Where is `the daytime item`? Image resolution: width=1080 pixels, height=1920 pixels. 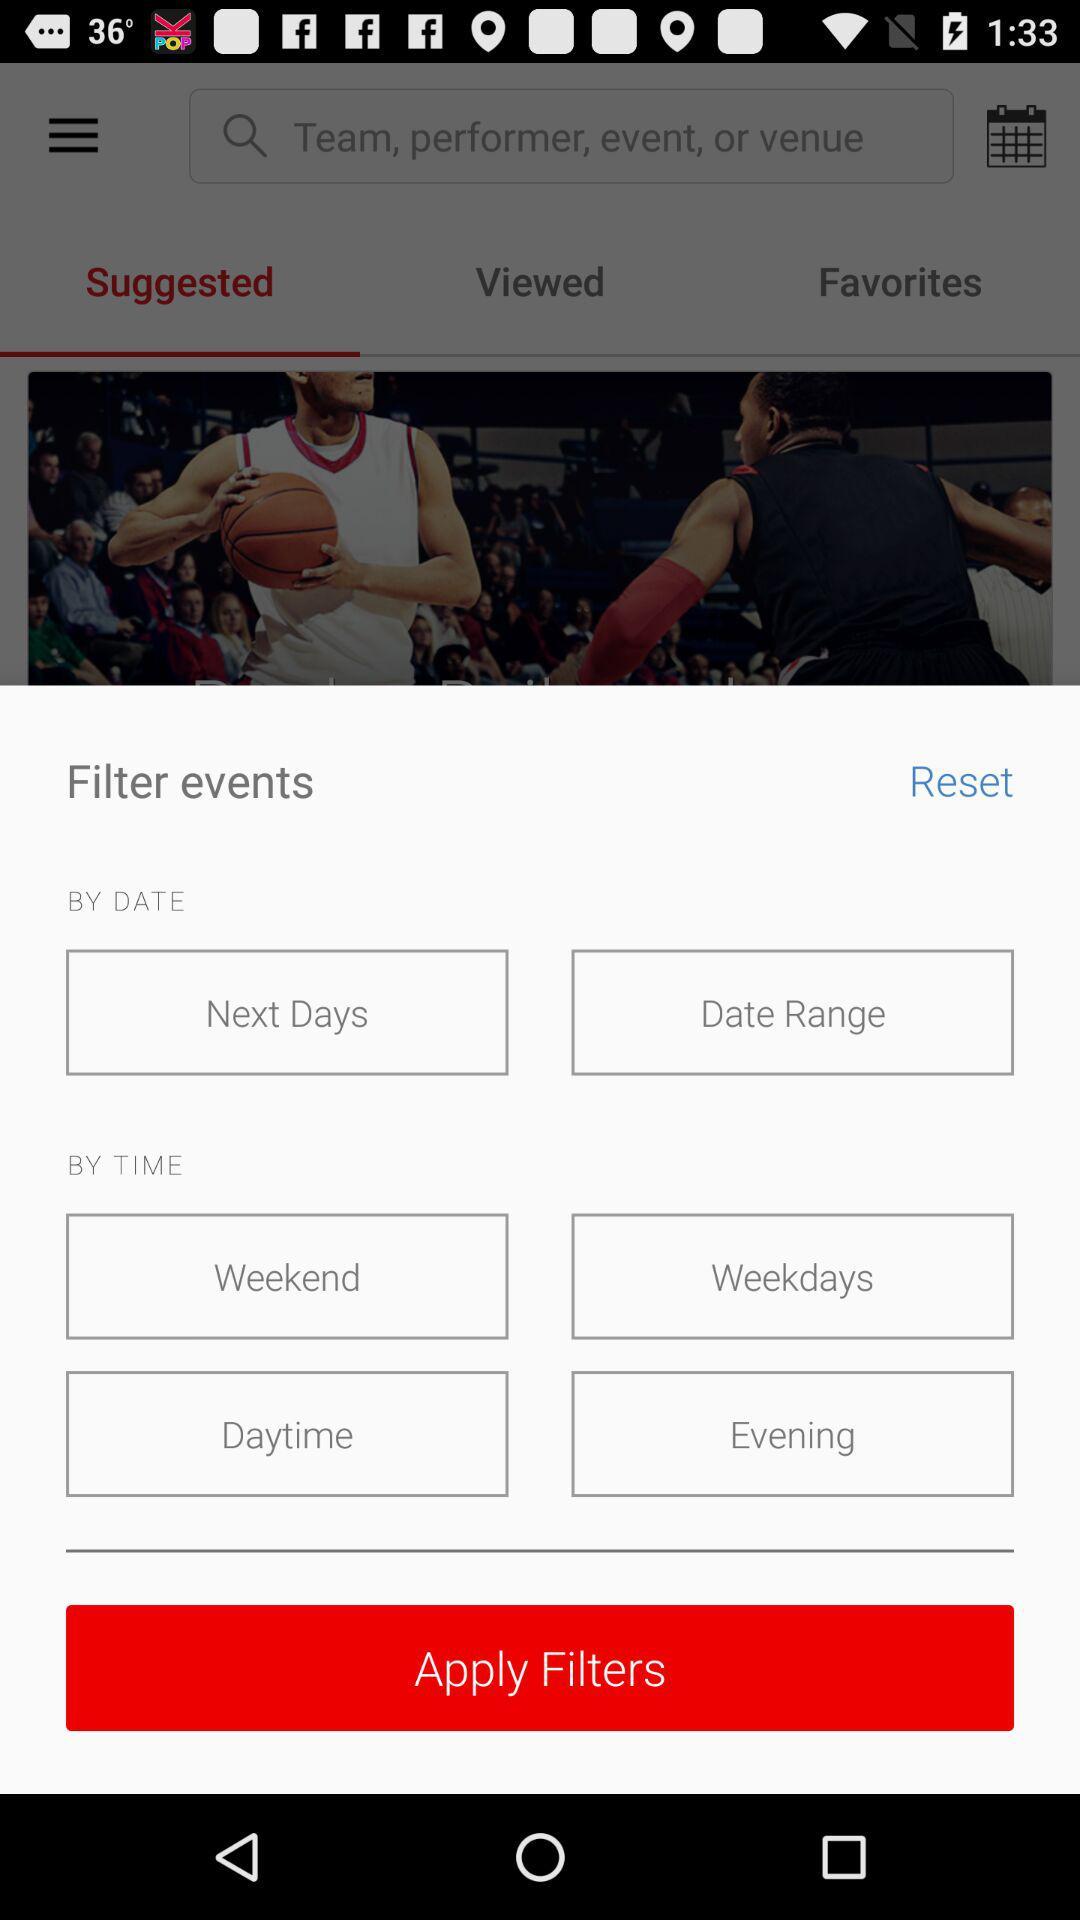 the daytime item is located at coordinates (287, 1433).